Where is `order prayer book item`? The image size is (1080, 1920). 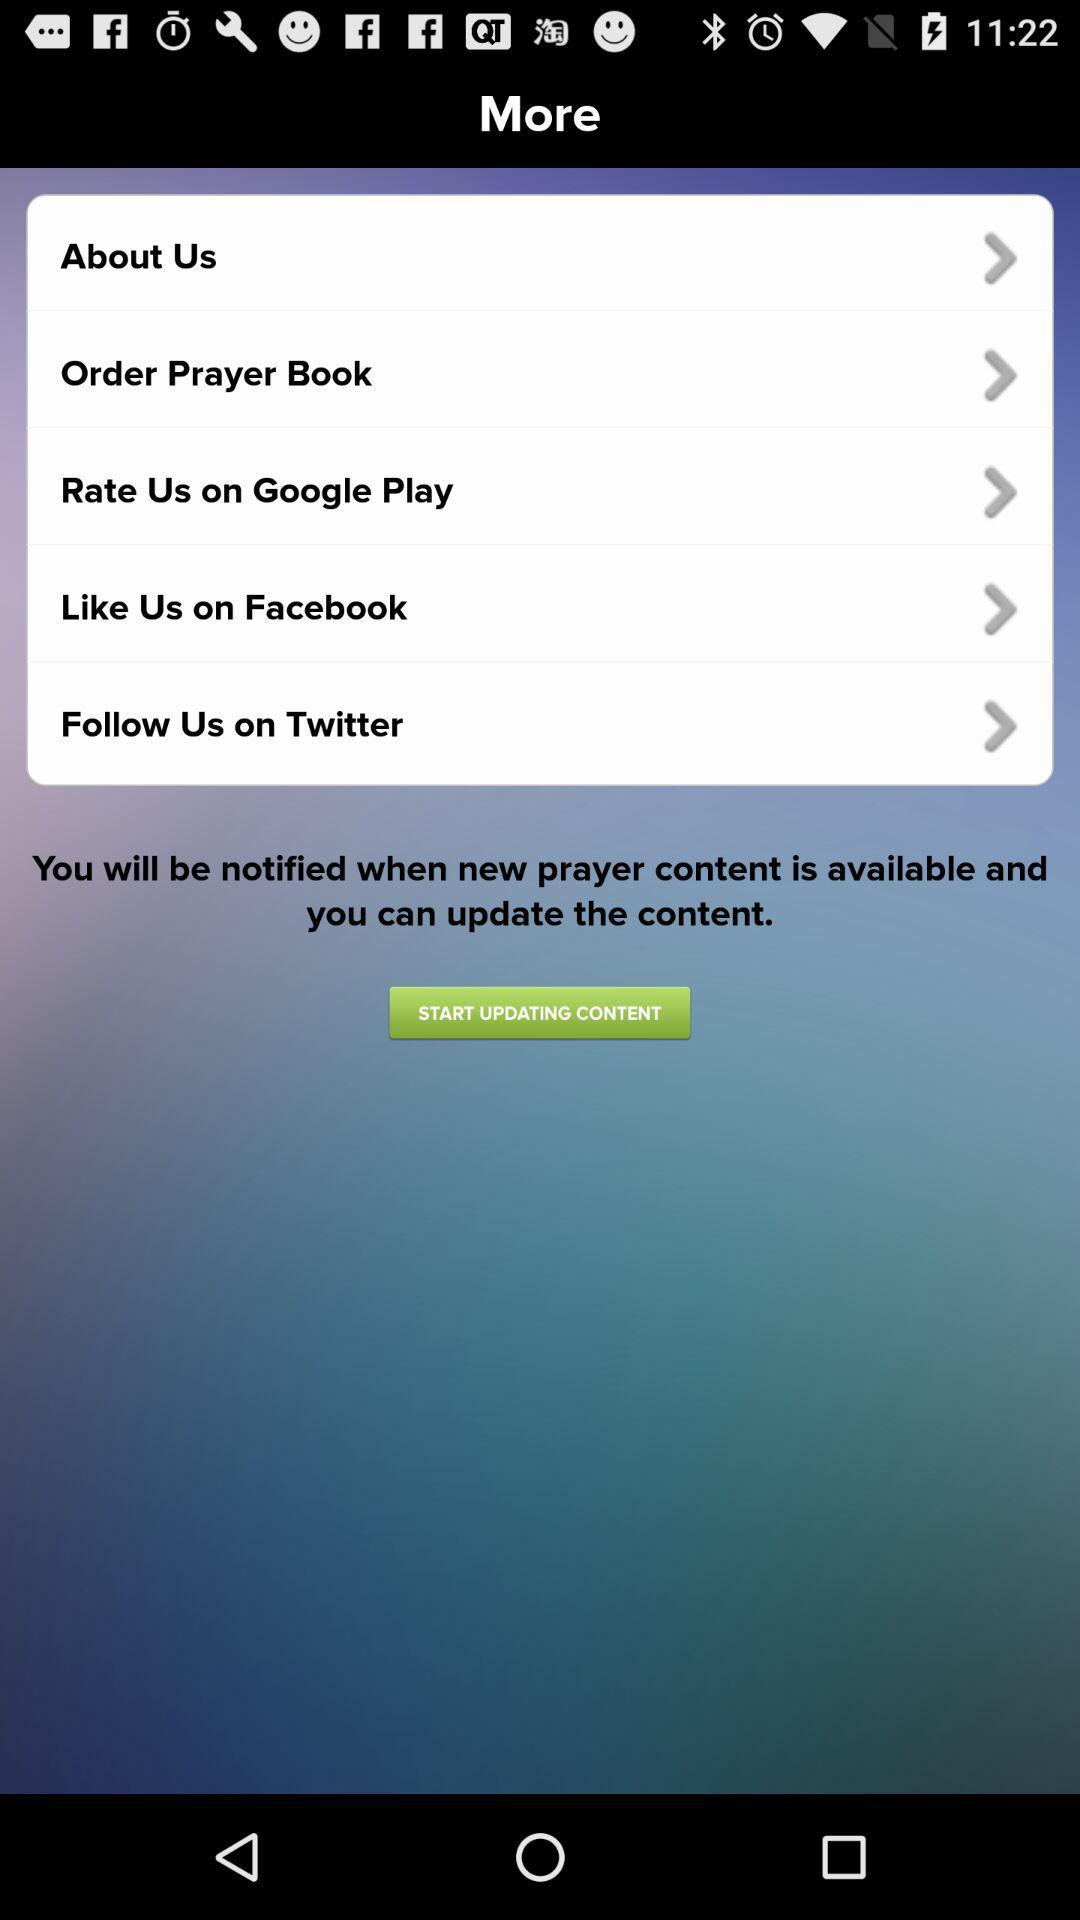 order prayer book item is located at coordinates (540, 374).